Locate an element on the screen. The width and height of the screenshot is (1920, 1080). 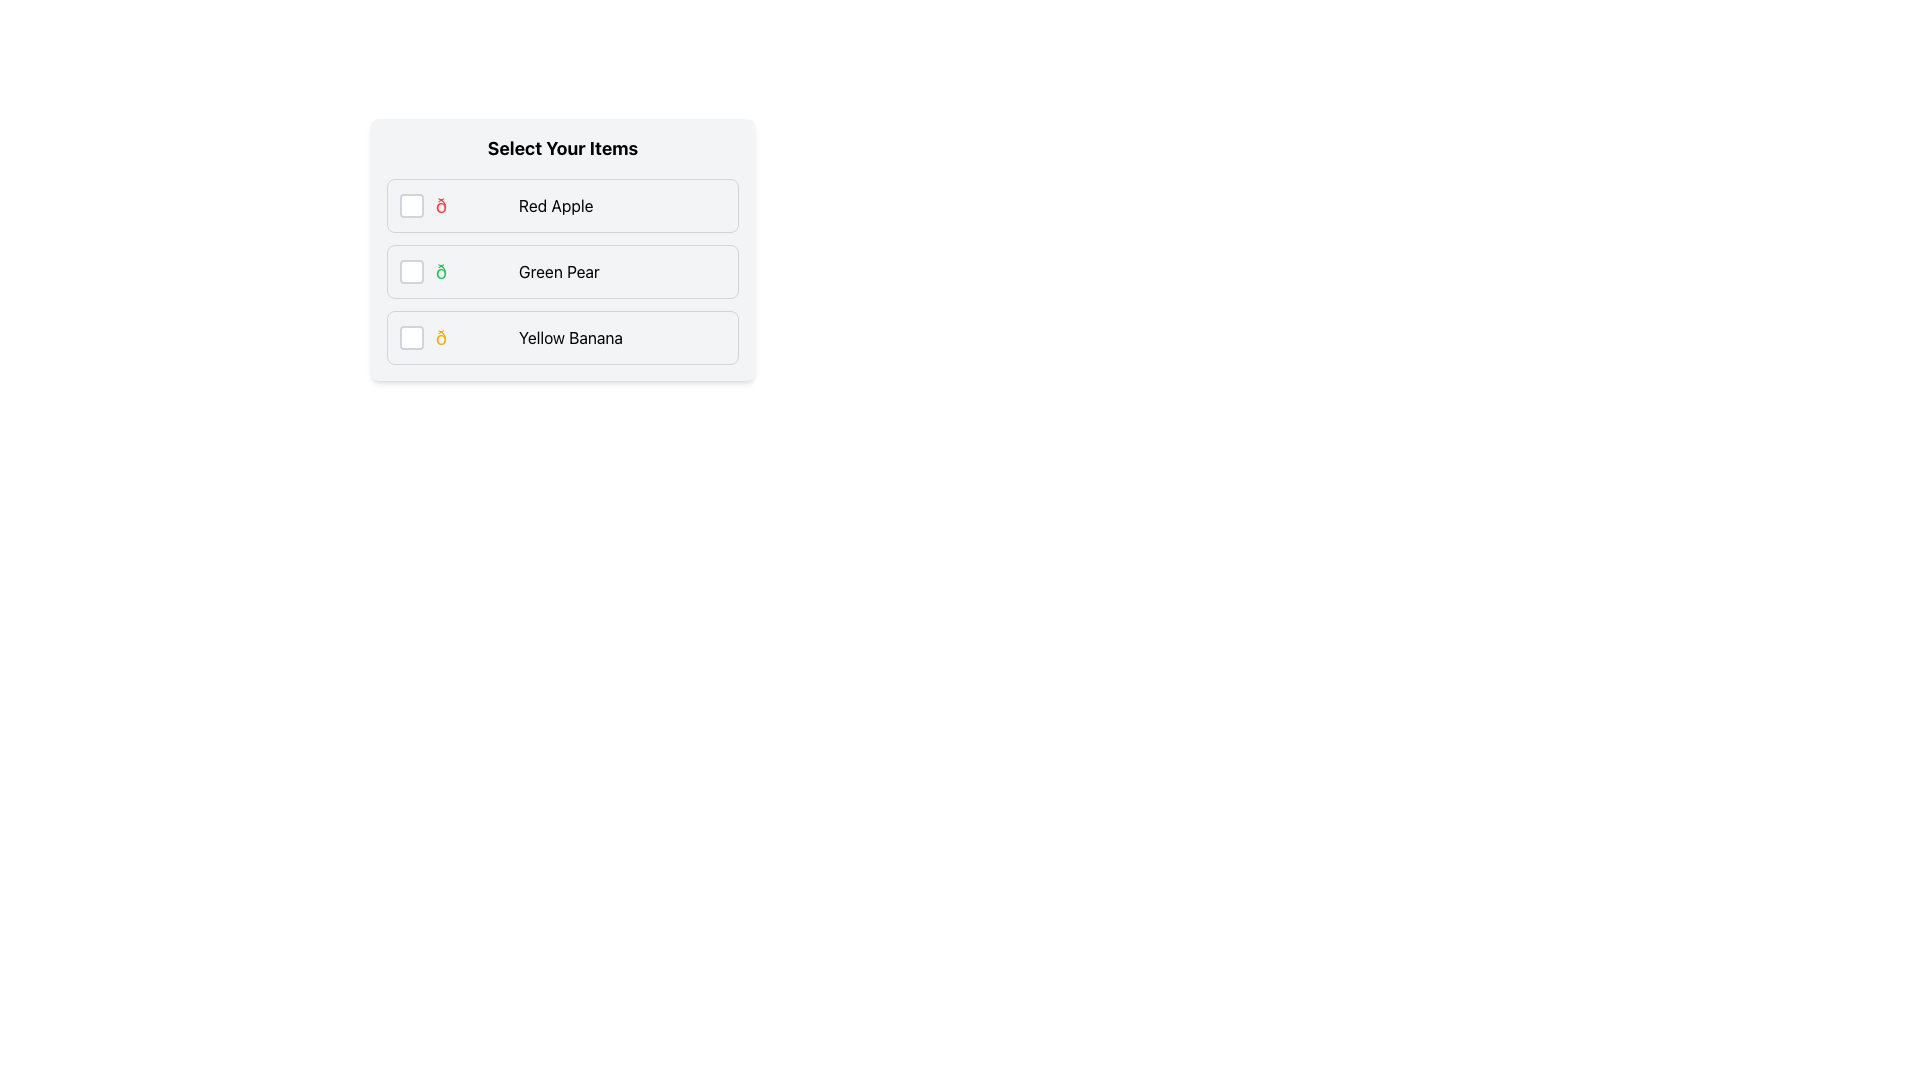
the selection item row featuring a green pear emoji and the text 'Green Pear' is located at coordinates (561, 272).